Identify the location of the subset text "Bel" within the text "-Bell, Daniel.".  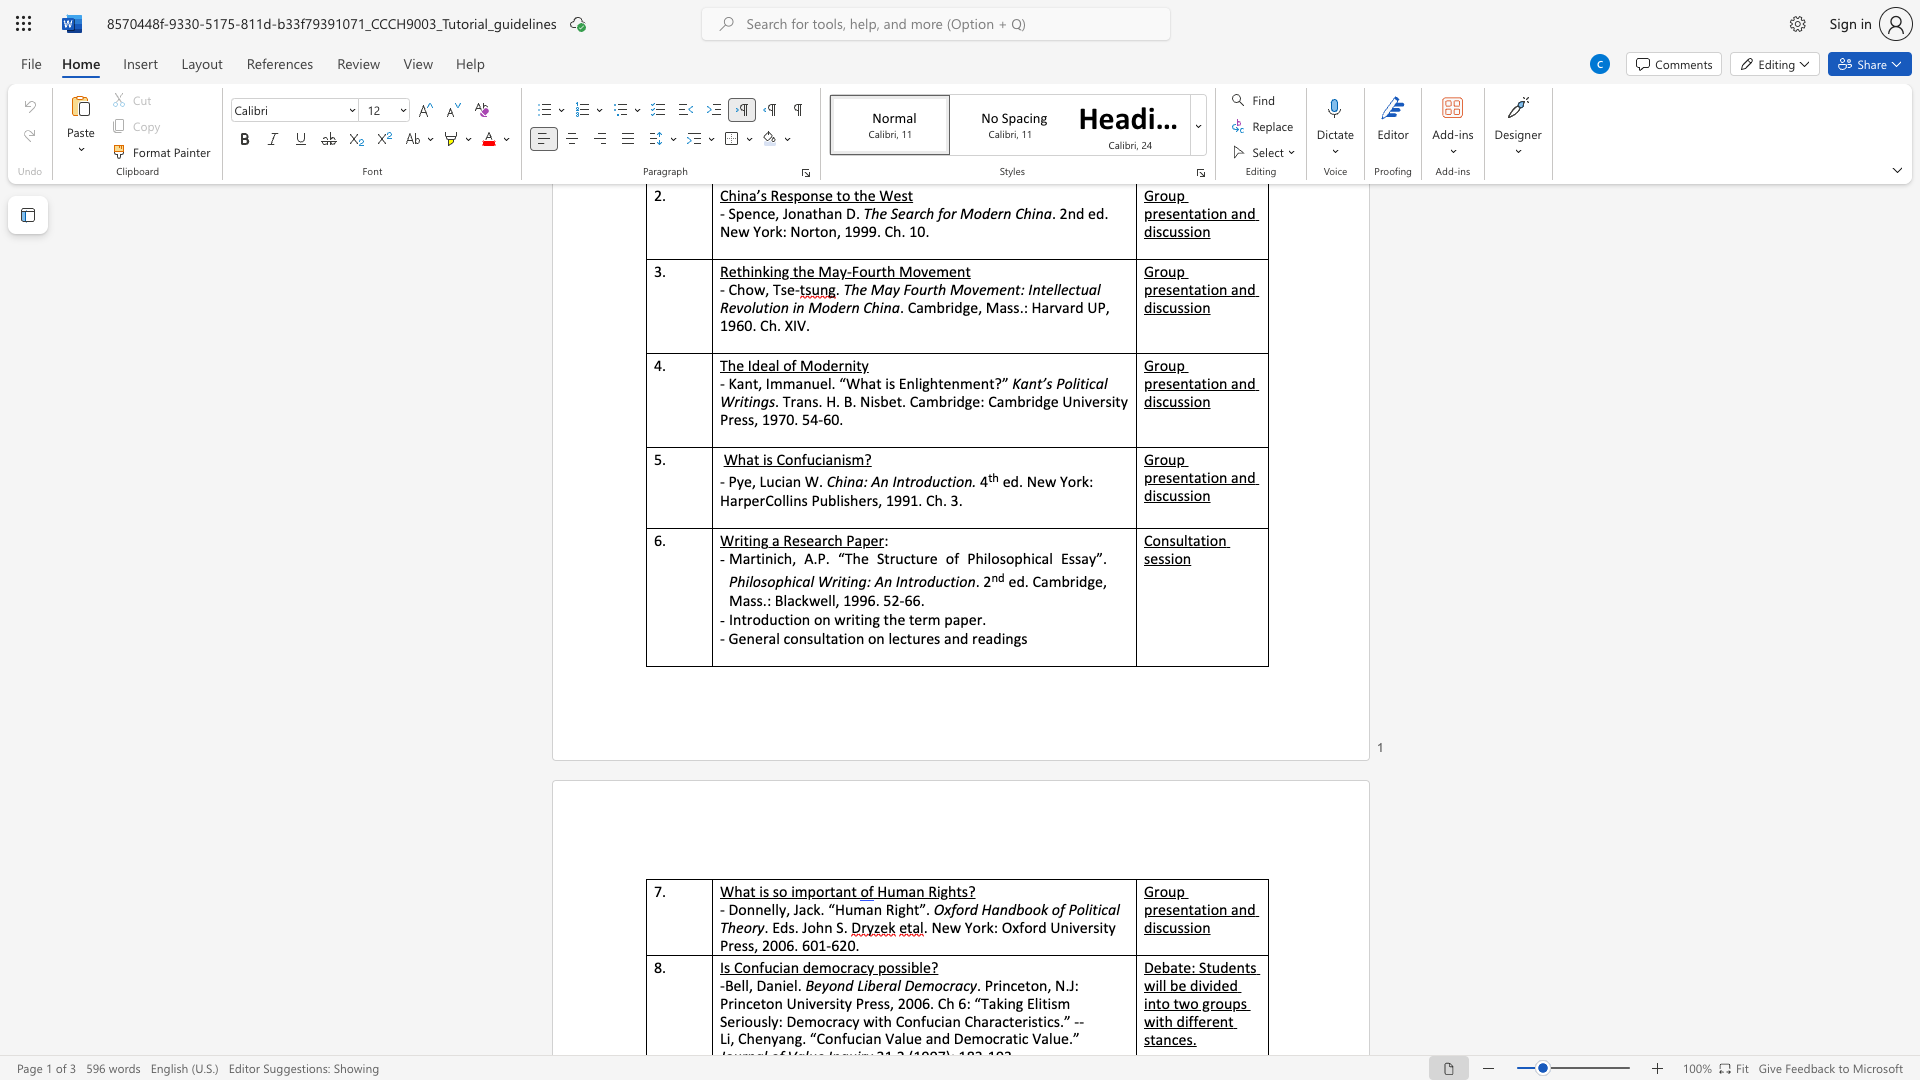
(723, 984).